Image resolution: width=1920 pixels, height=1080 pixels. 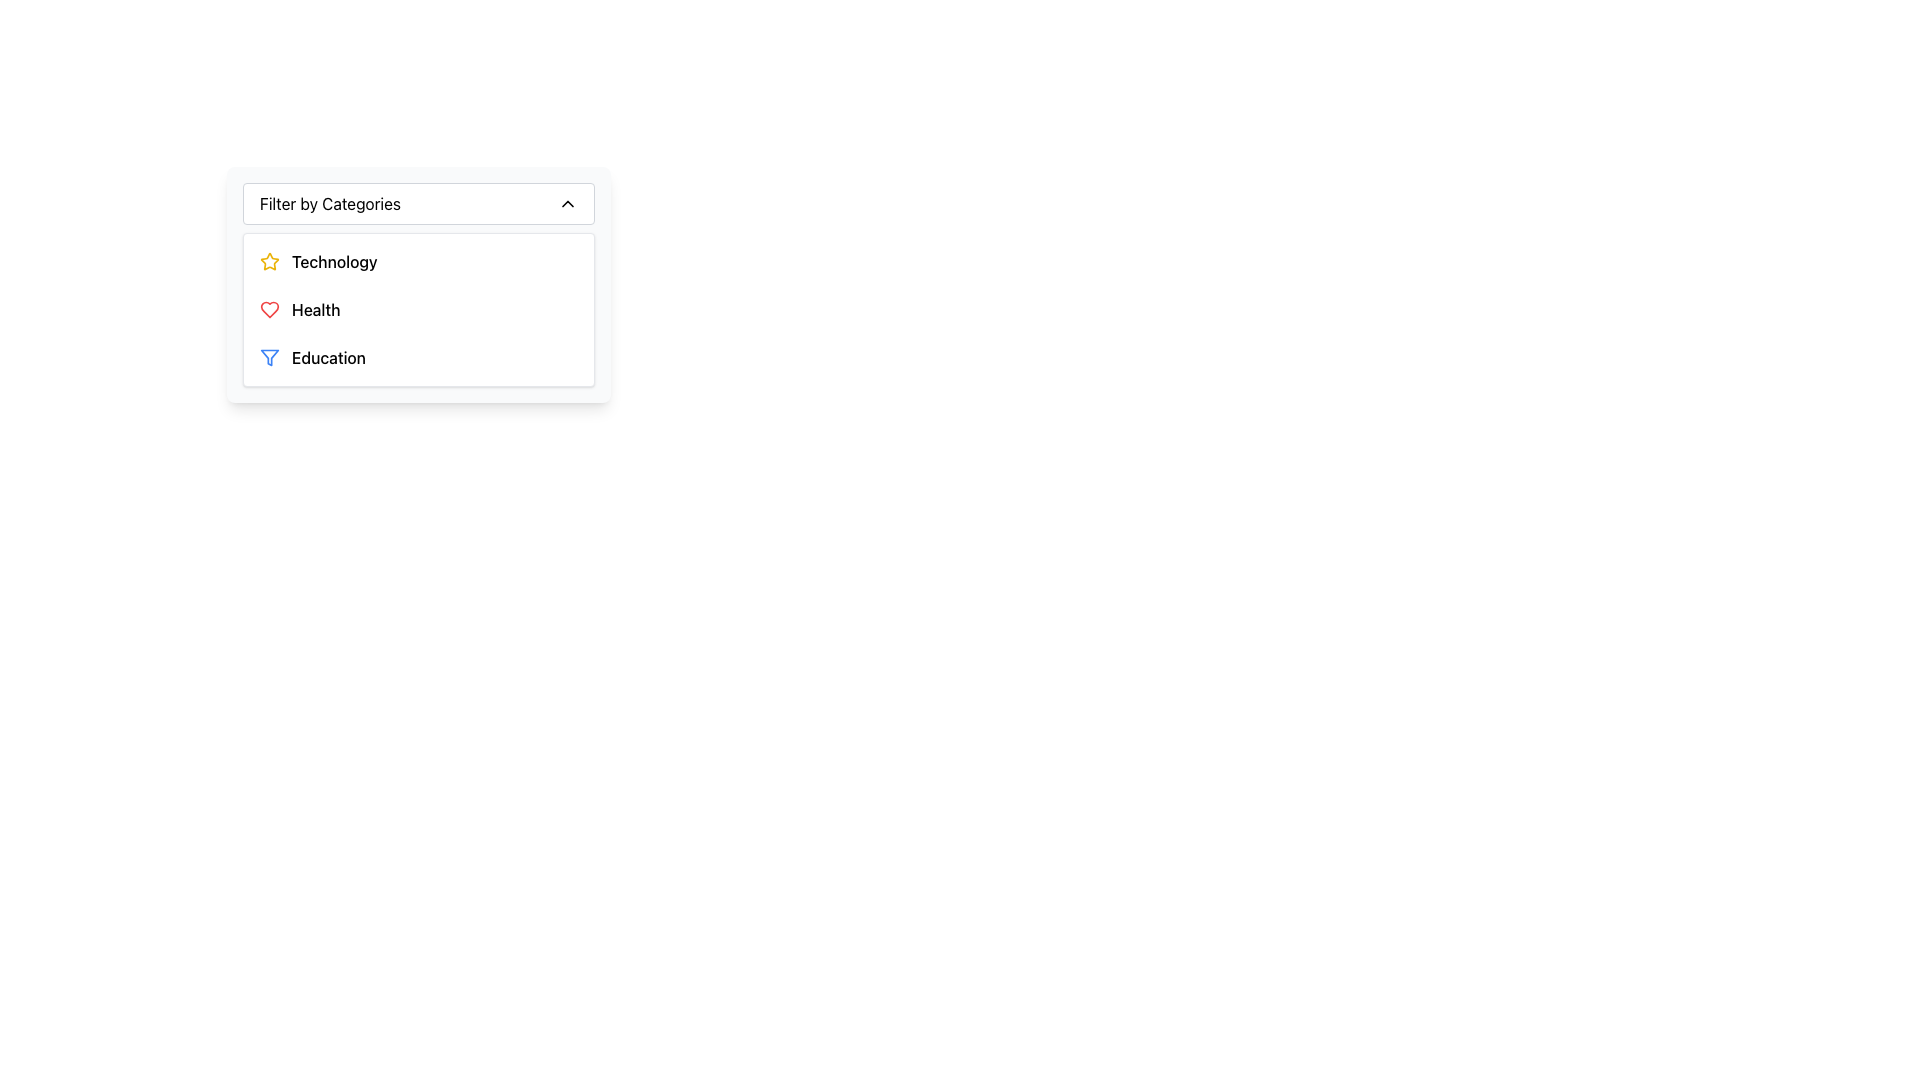 I want to click on the 'Education' category label in the filtering menu, so click(x=329, y=357).